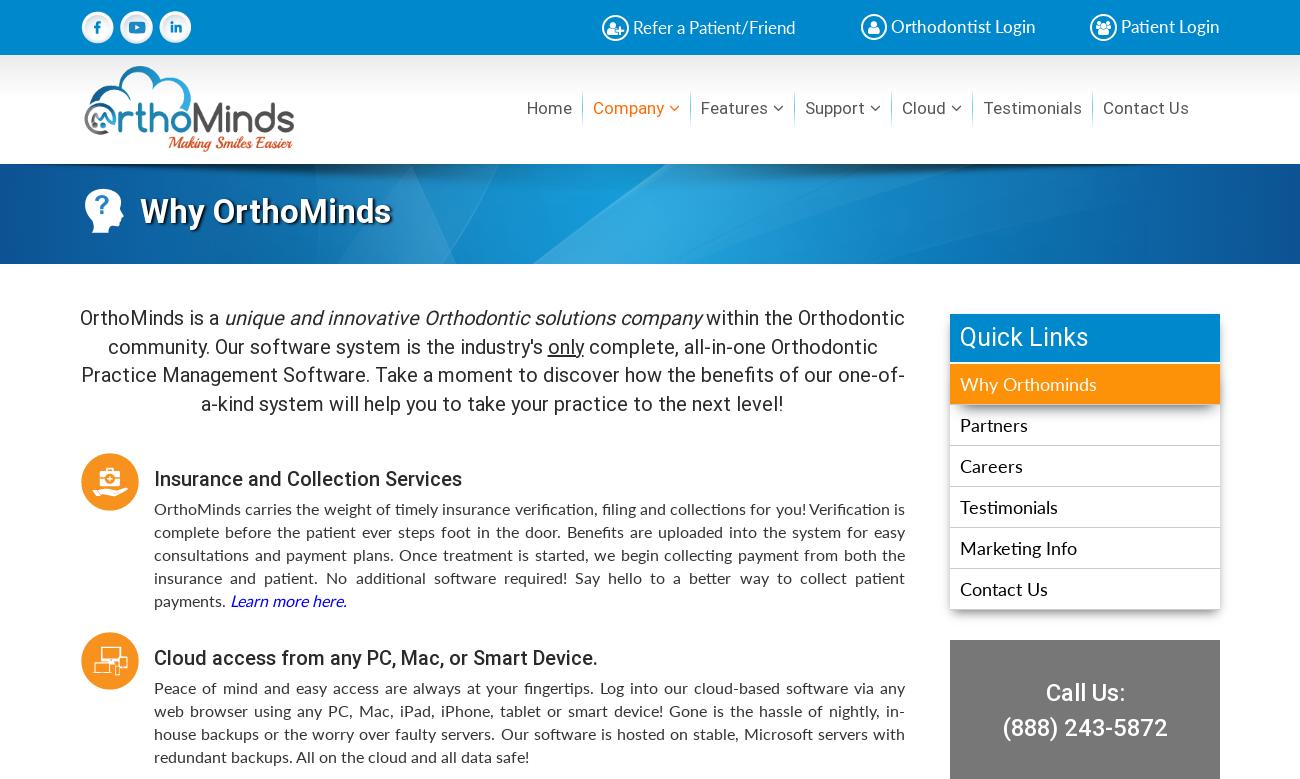  Describe the element at coordinates (990, 464) in the screenshot. I see `'Careers'` at that location.